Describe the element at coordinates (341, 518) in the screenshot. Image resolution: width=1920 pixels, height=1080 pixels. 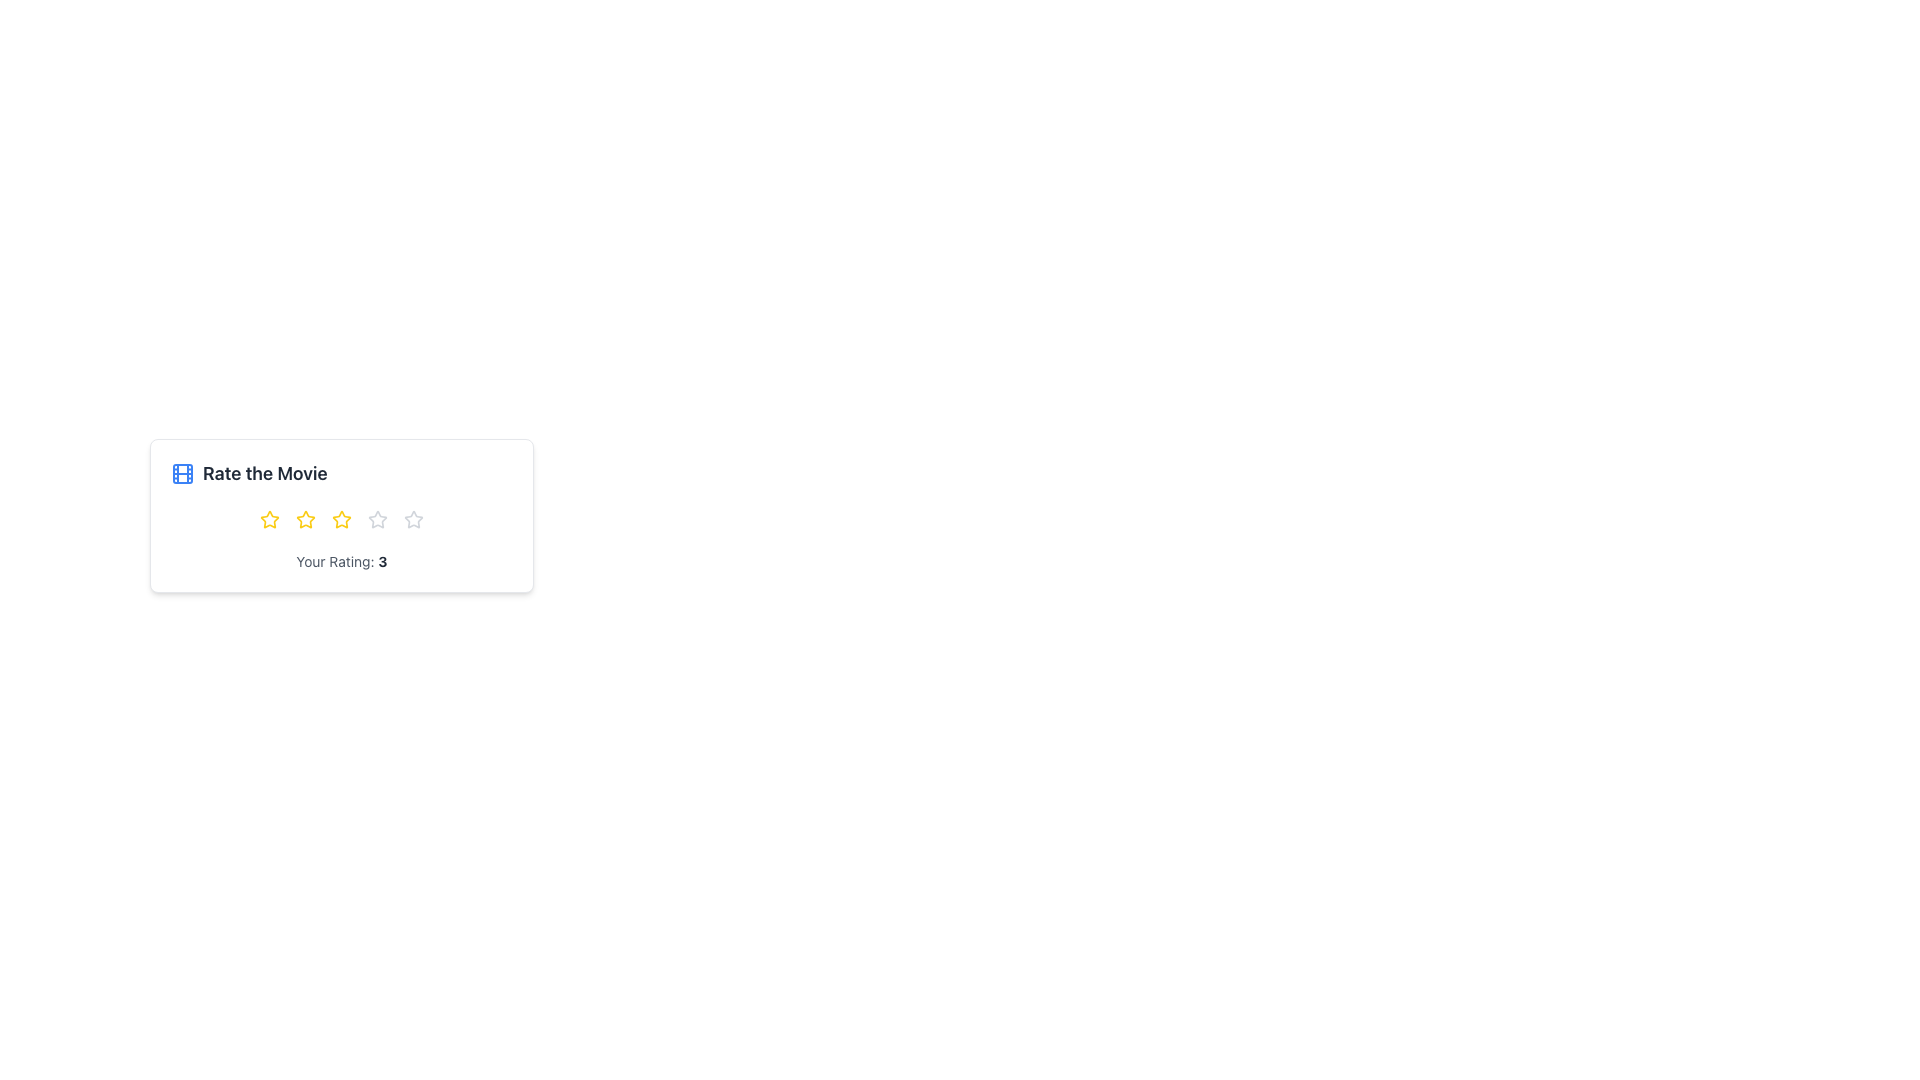
I see `the third rating star icon located below the 'Rate the Movie' title` at that location.